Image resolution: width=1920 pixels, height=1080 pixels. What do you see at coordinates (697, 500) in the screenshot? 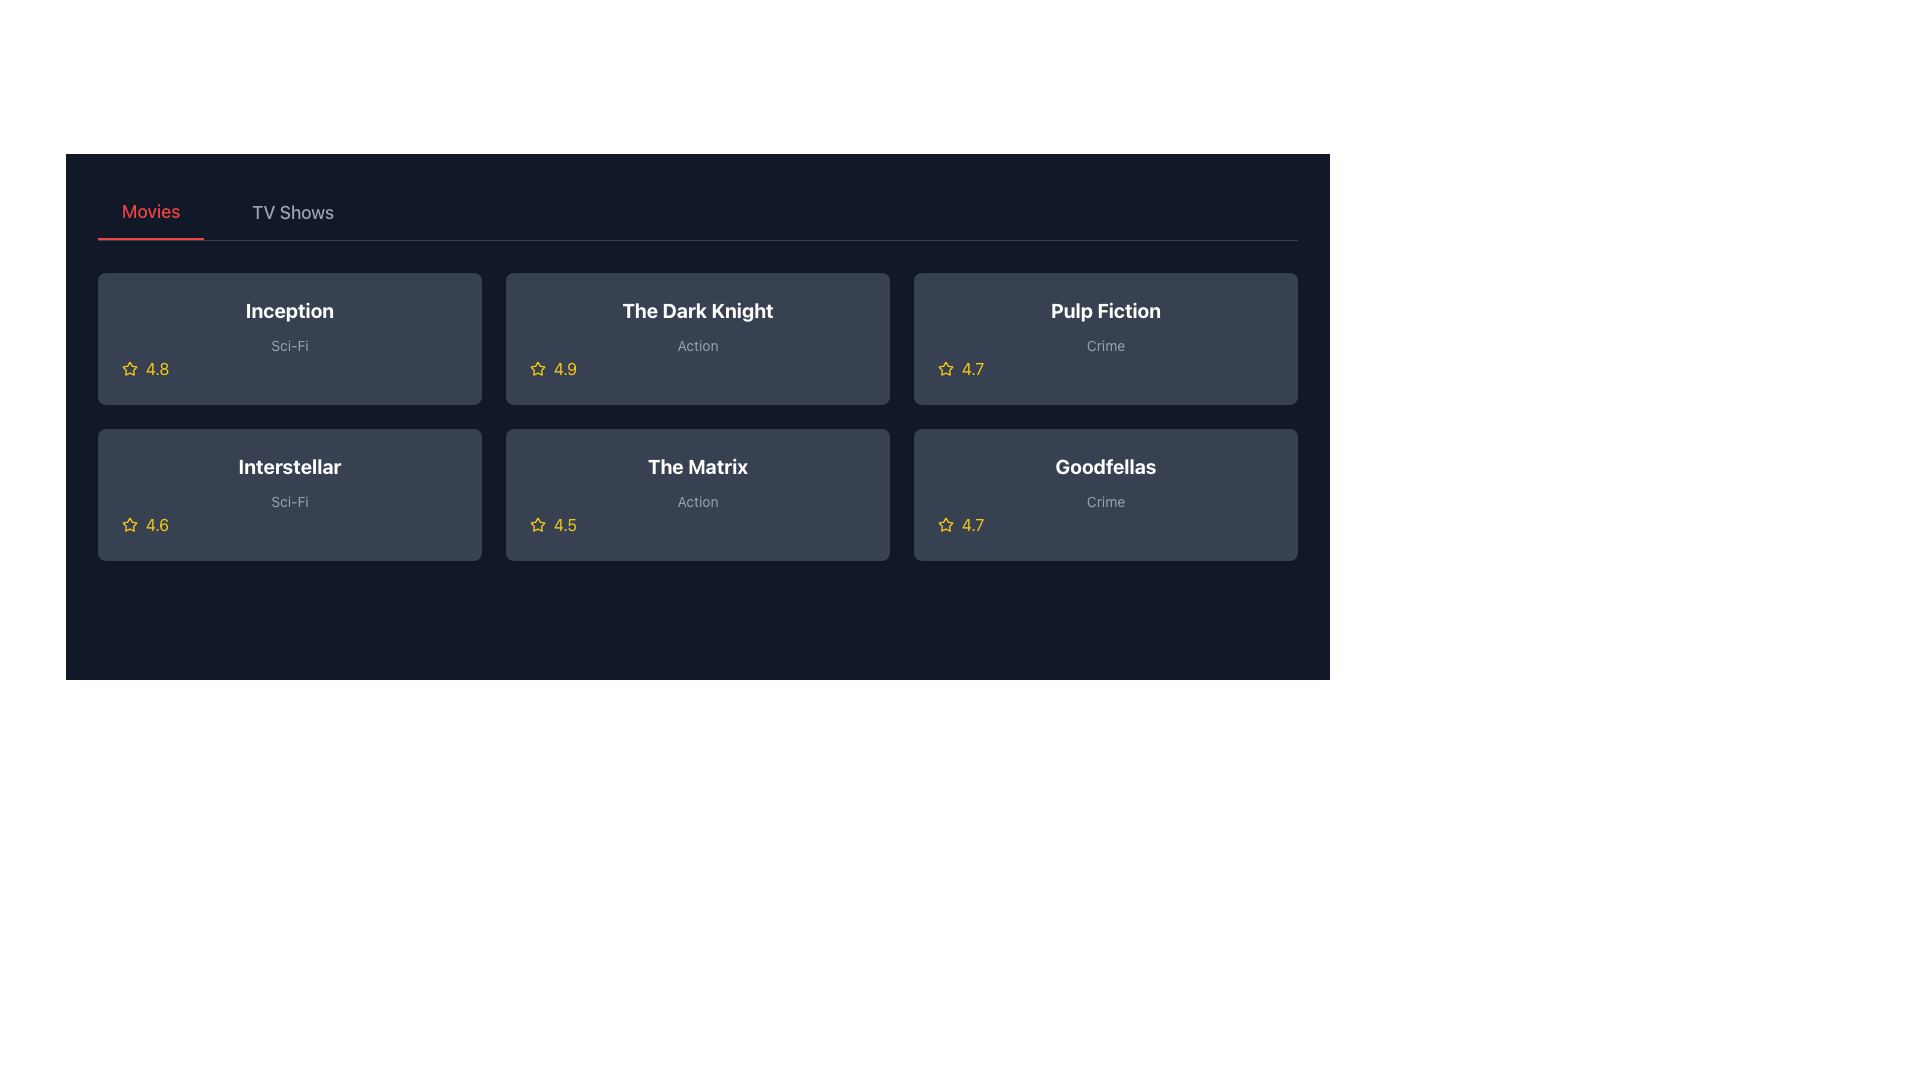
I see `the text label displaying 'Action' that is situated directly below the title 'The Matrix' in a grid layout` at bounding box center [697, 500].